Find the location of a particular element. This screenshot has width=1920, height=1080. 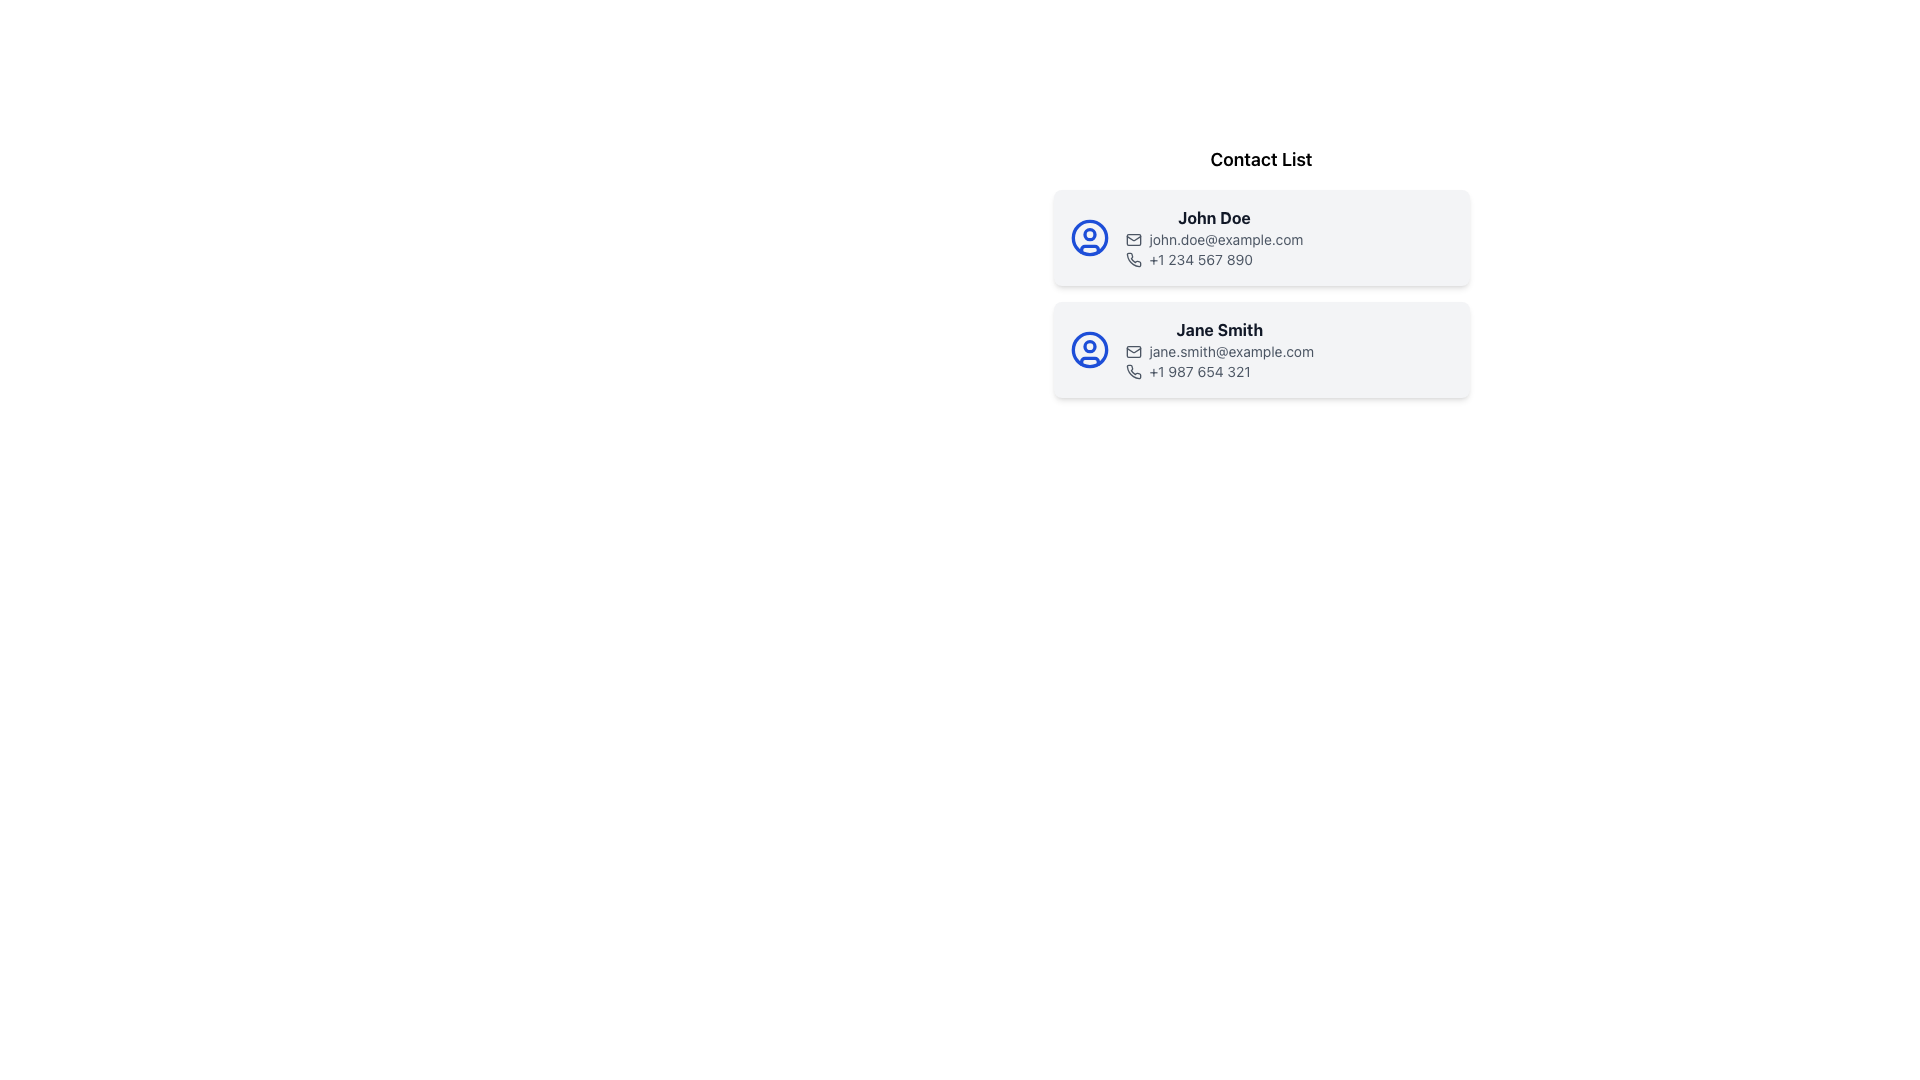

the phone icon on the contact card displaying detailed information about the person represented, which is the second card in the 'Contact List' section is located at coordinates (1260, 349).